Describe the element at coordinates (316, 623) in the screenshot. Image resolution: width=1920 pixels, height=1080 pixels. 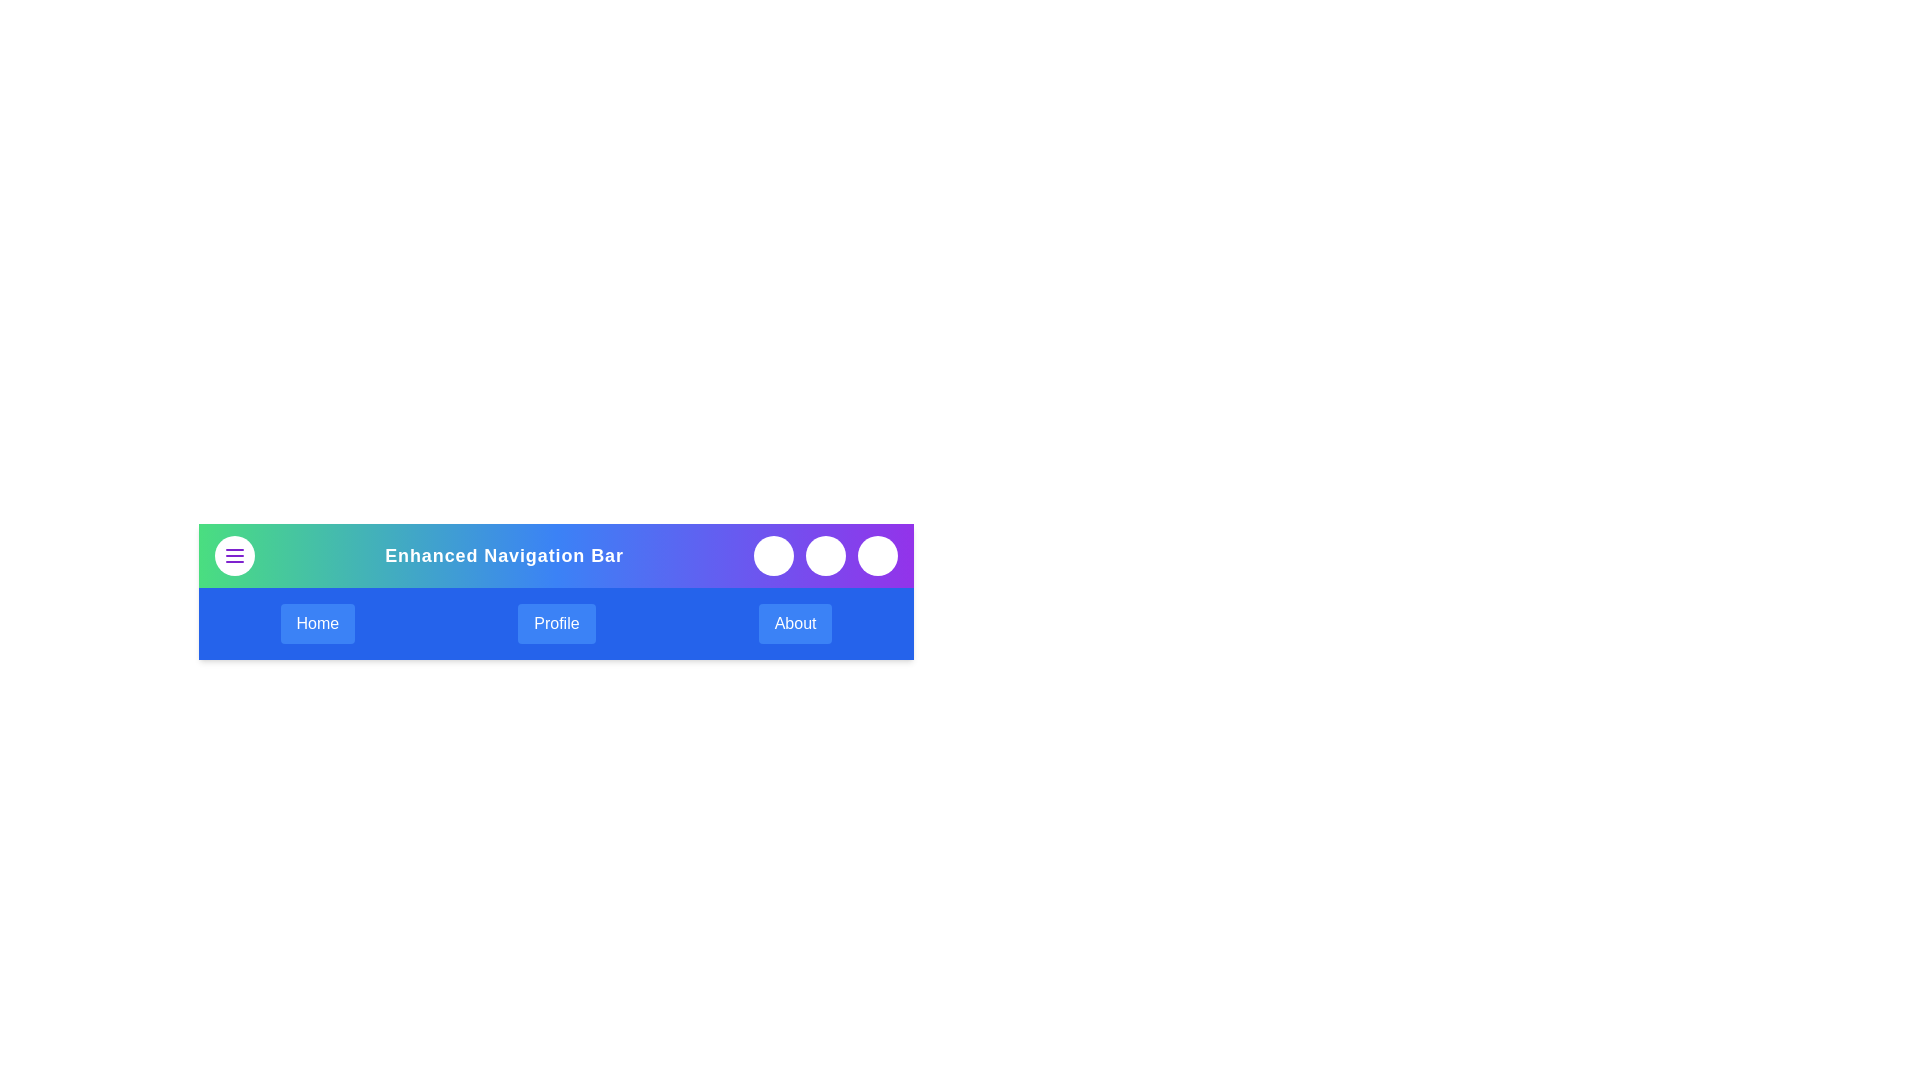
I see `the 'Home' navigation link in the navigation bar` at that location.